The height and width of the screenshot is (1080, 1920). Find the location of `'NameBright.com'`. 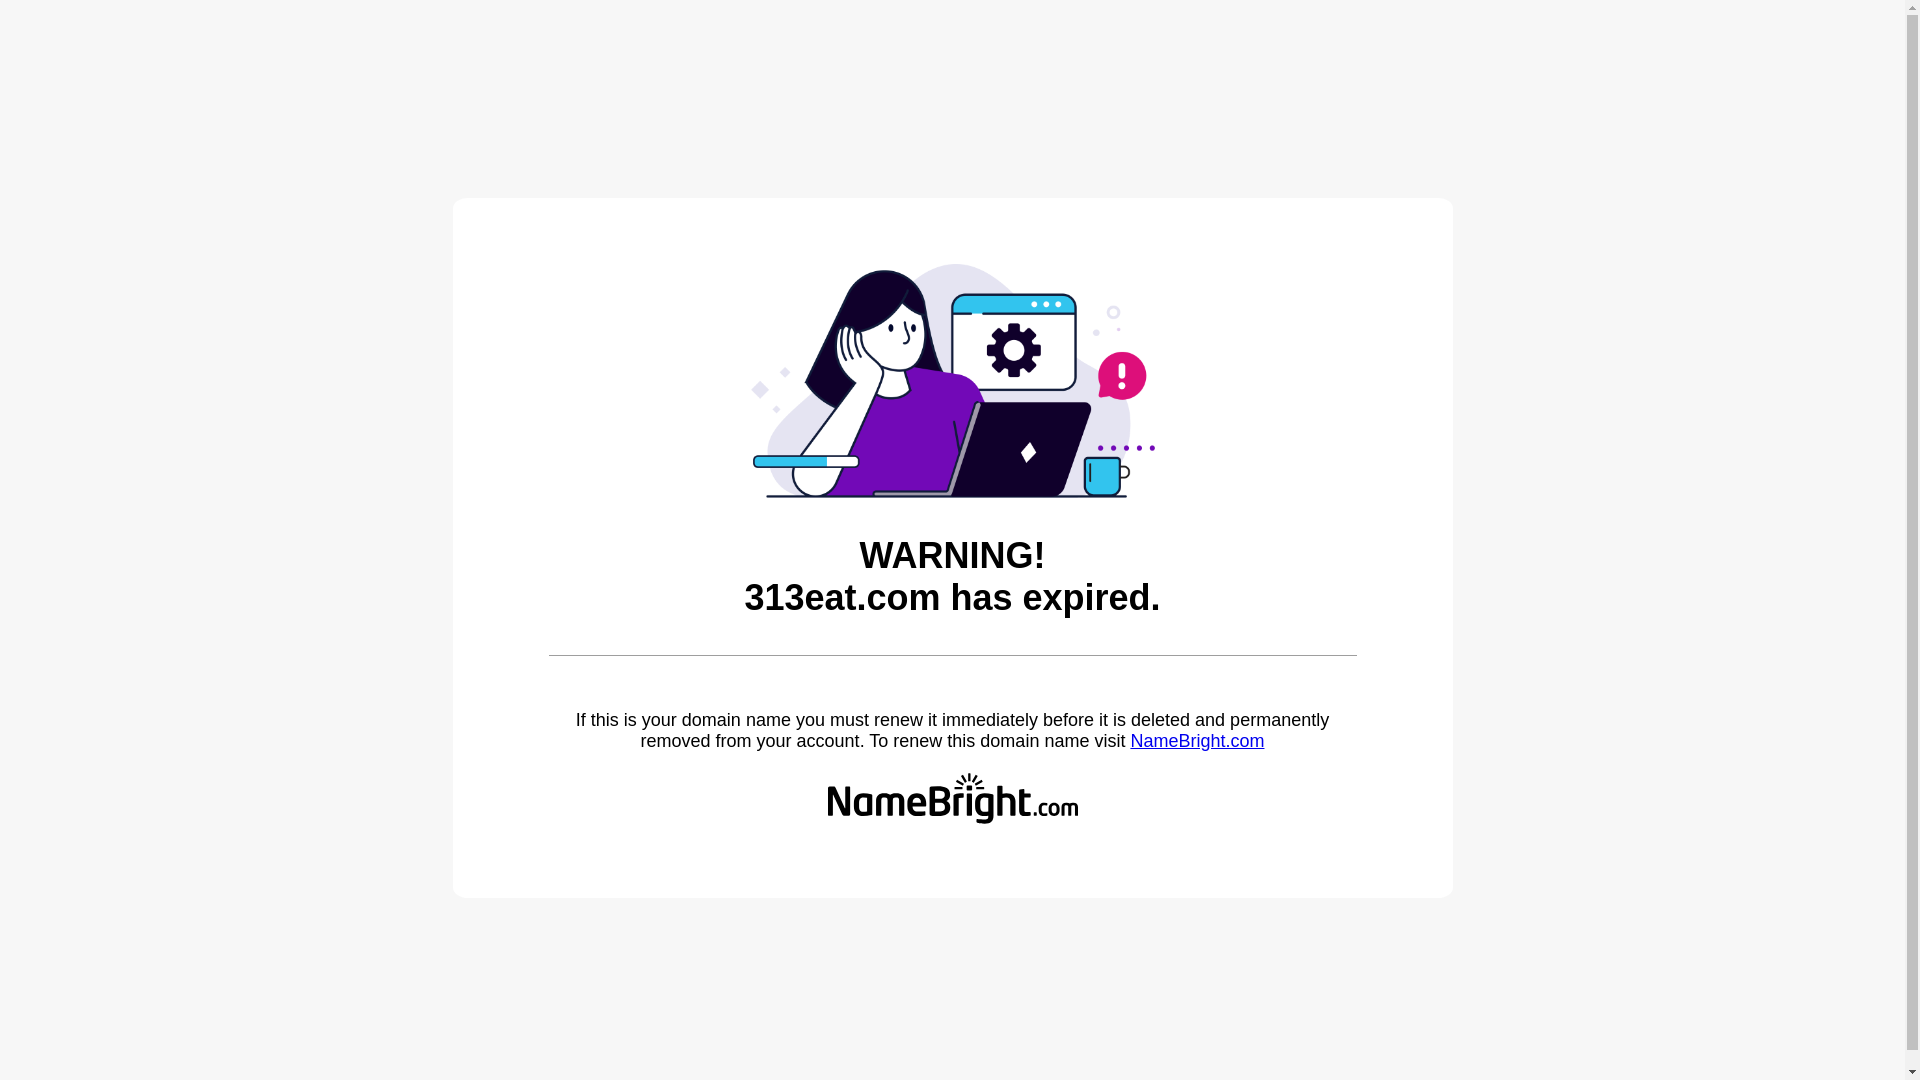

'NameBright.com' is located at coordinates (1196, 740).